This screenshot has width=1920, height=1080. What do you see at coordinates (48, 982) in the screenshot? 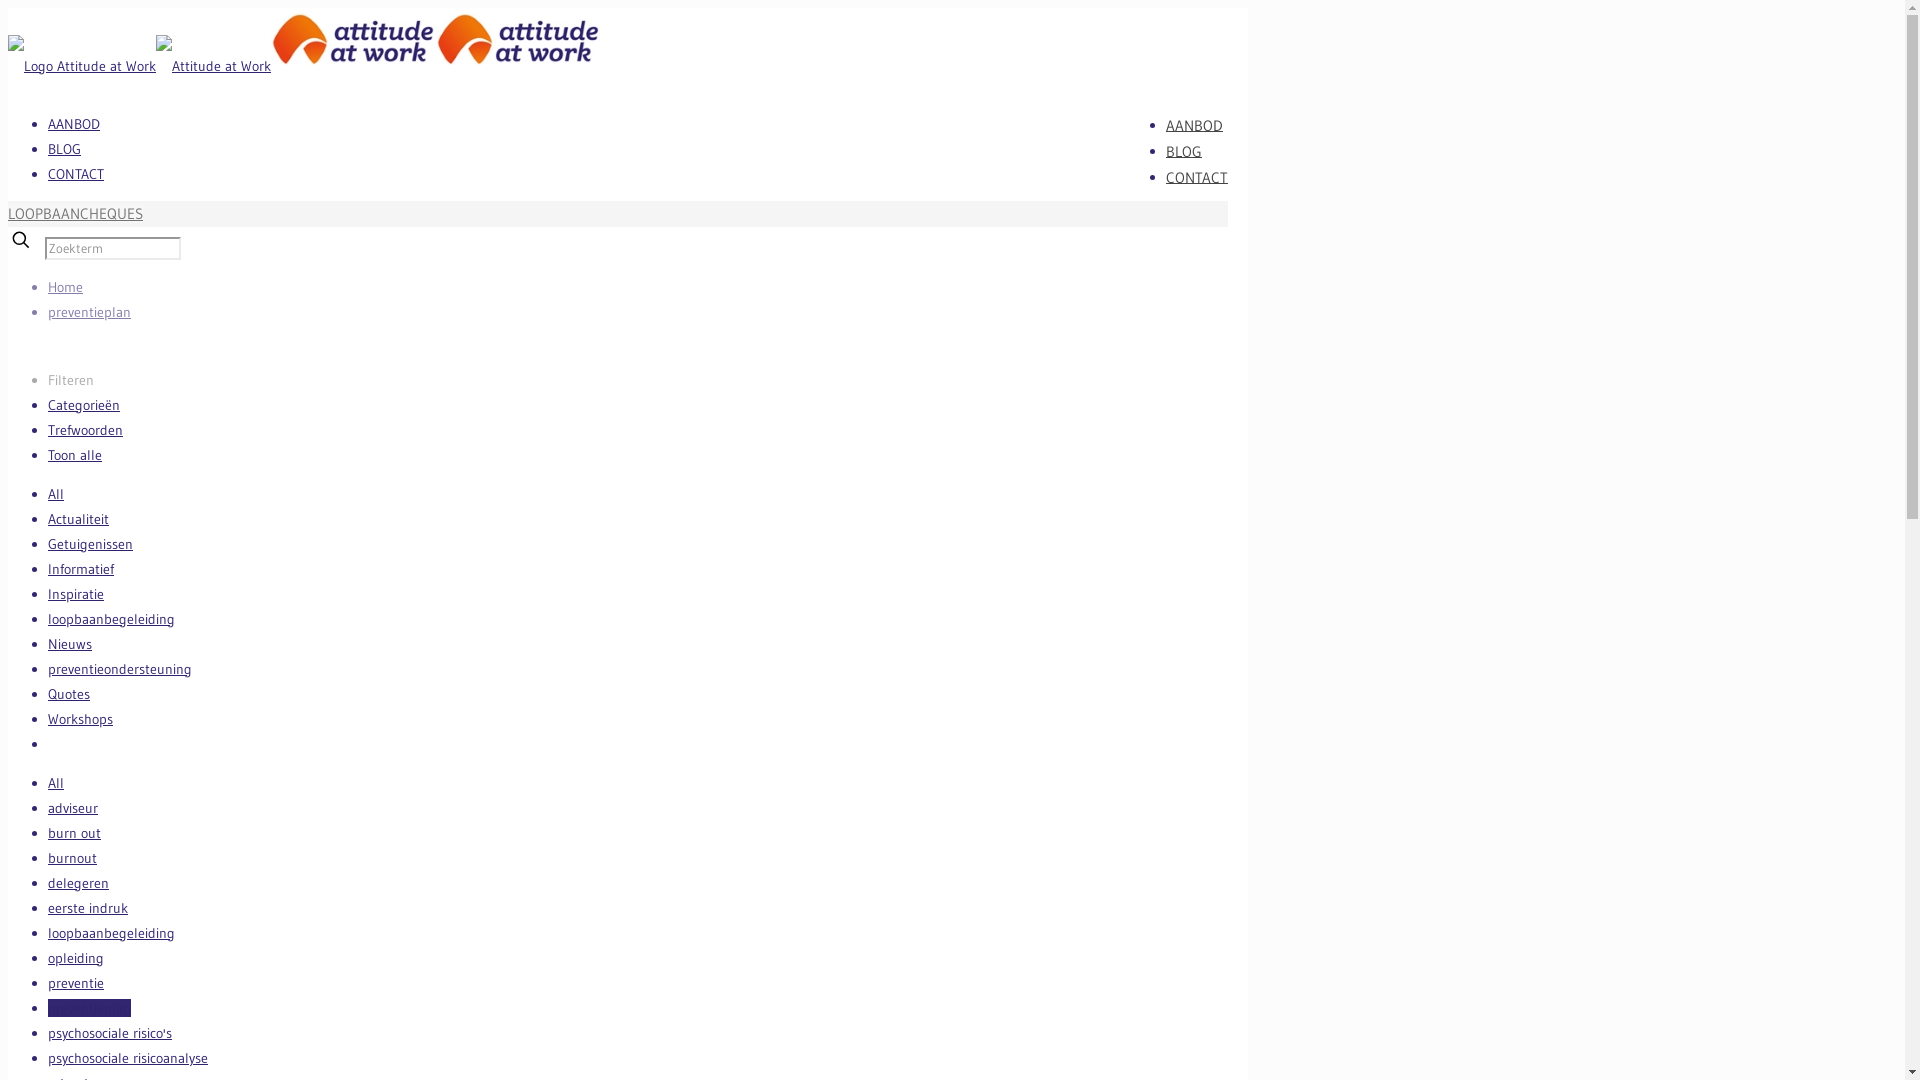
I see `'preventie'` at bounding box center [48, 982].